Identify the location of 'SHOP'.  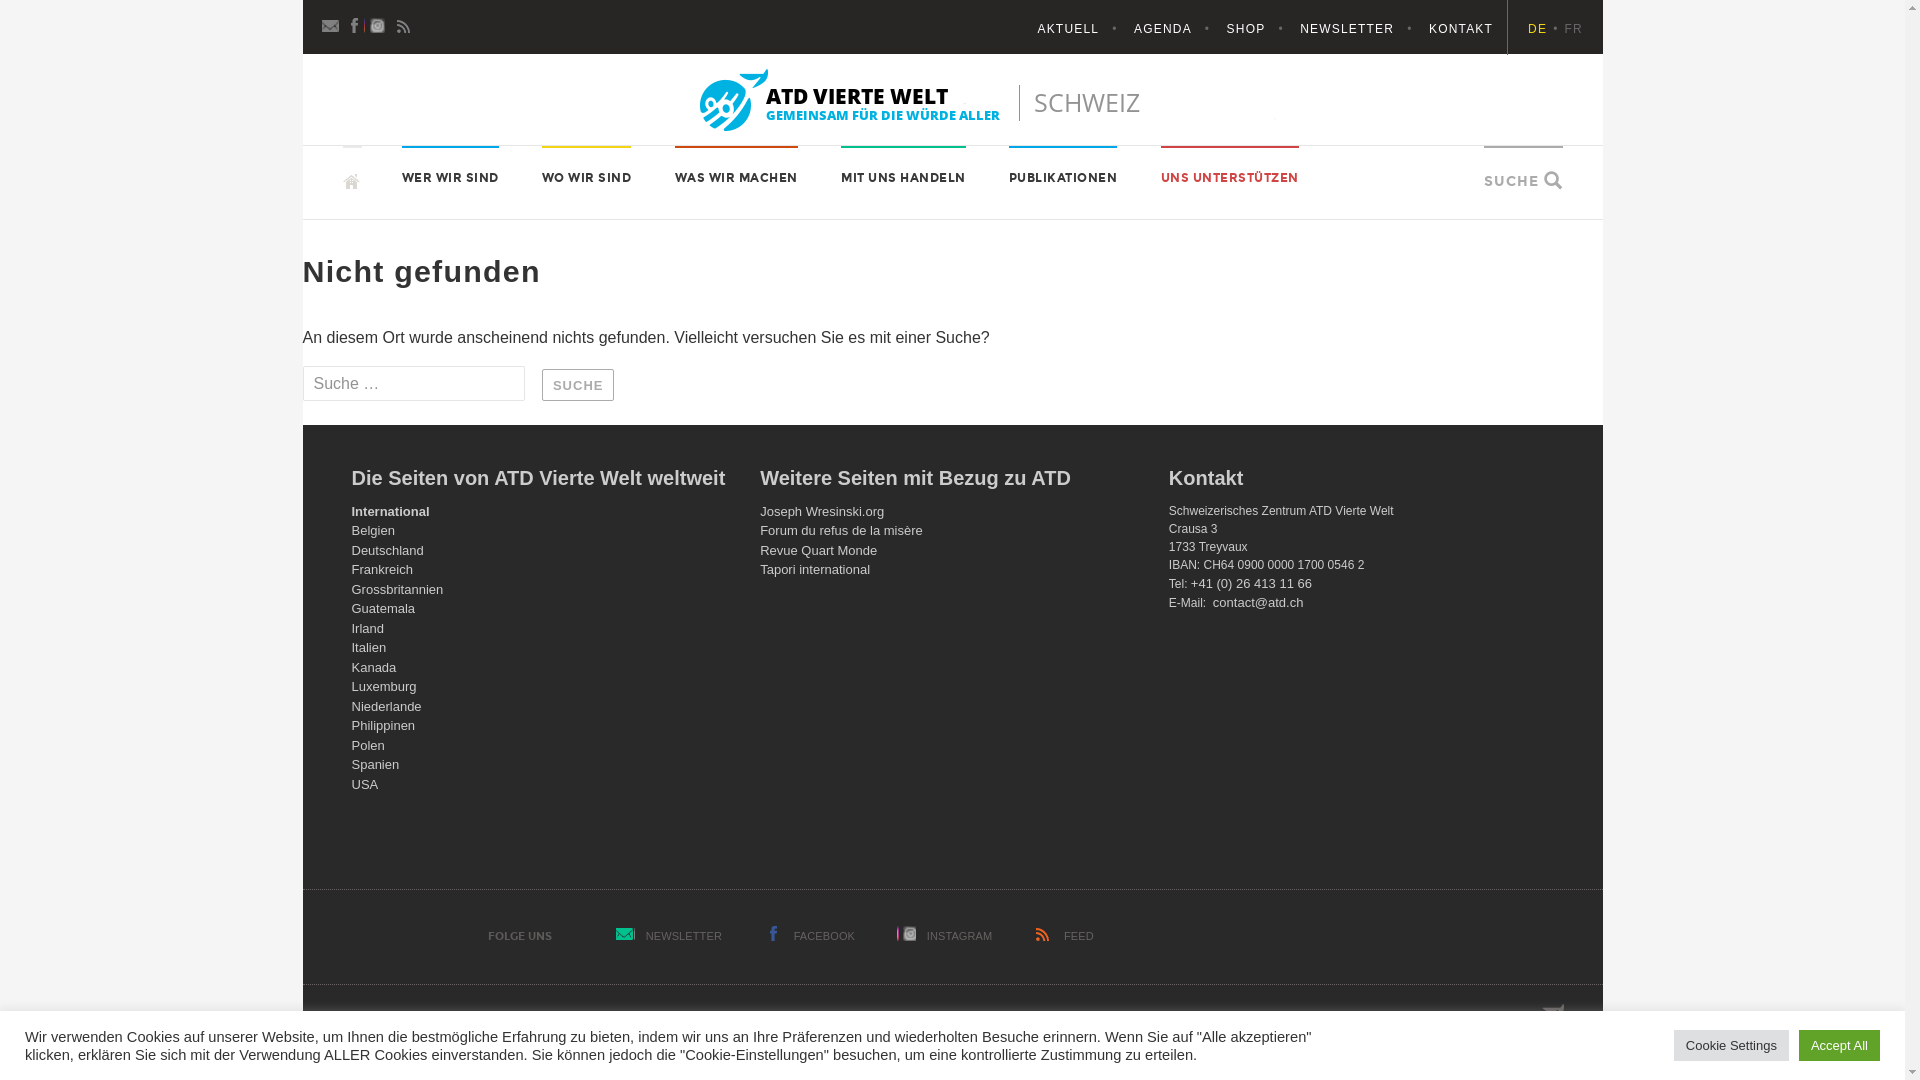
(1261, 29).